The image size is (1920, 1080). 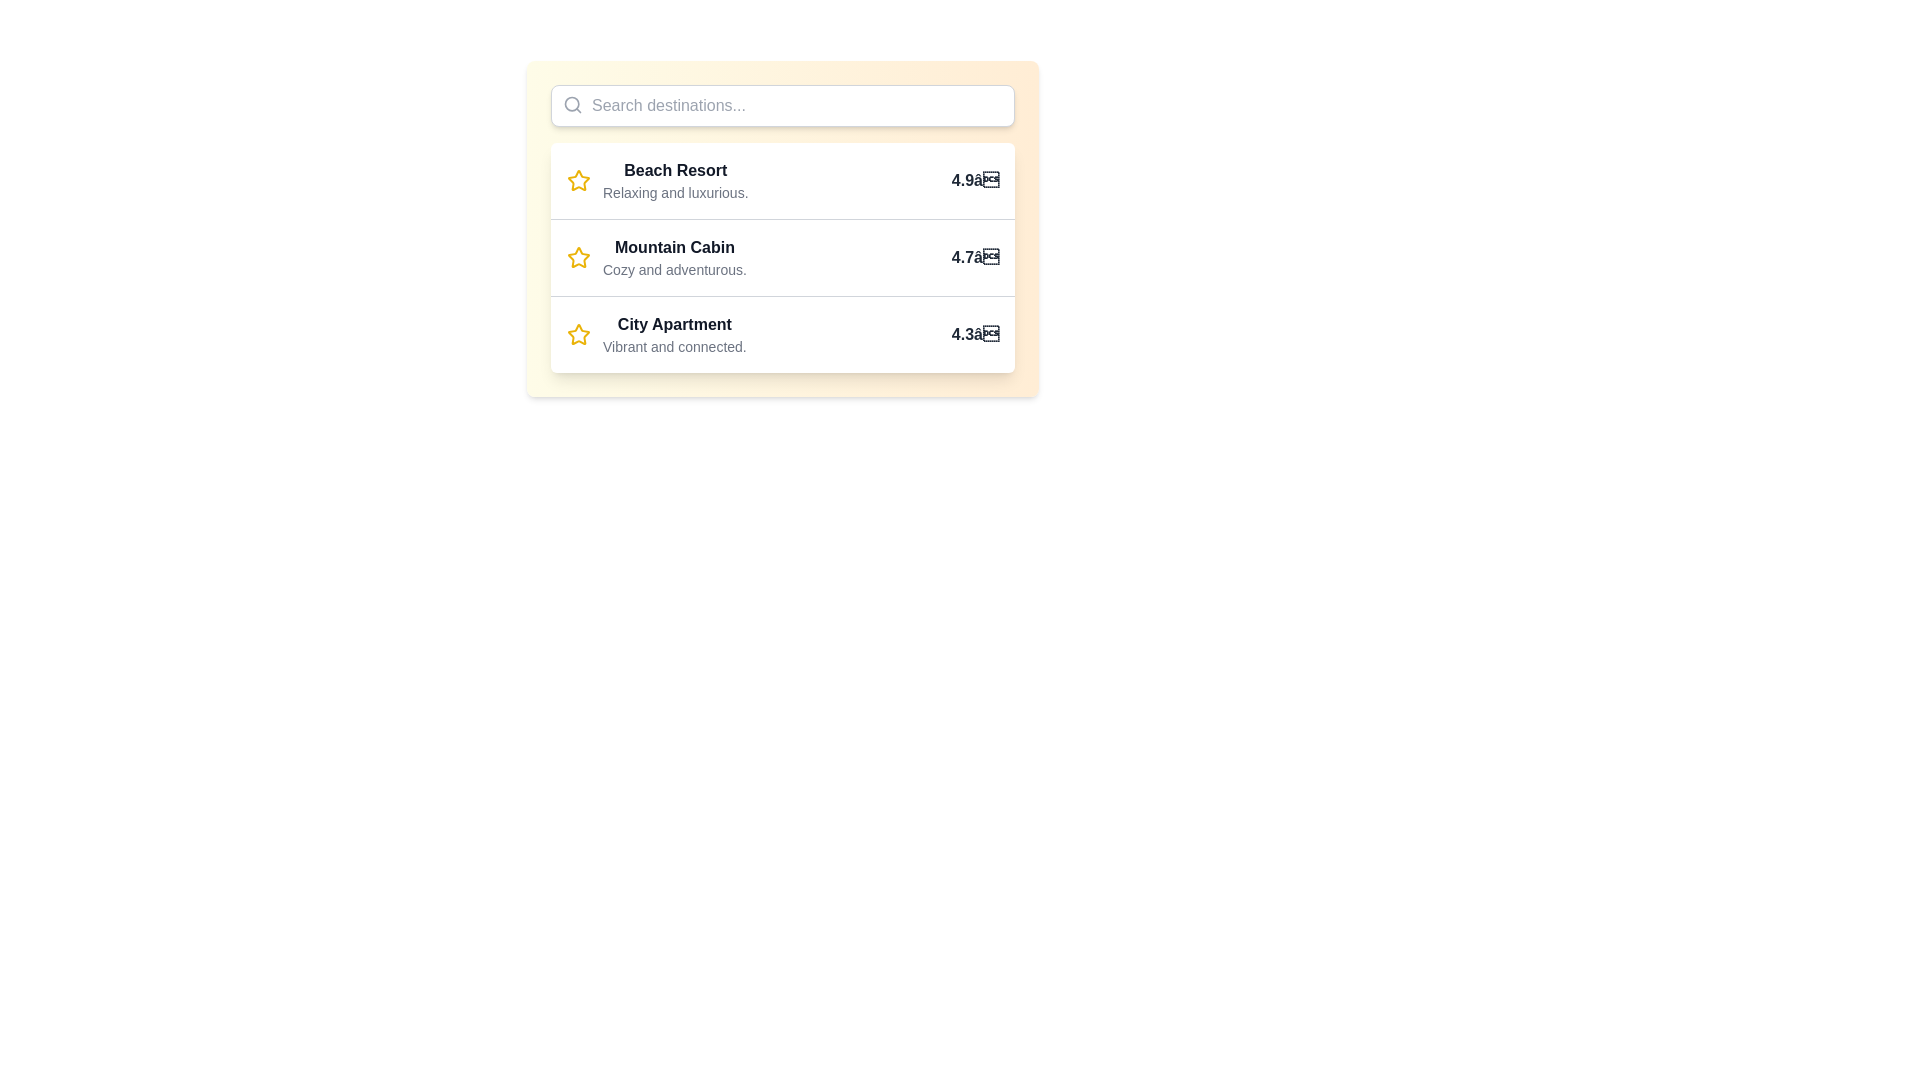 What do you see at coordinates (674, 323) in the screenshot?
I see `title text label for the associated location entry, which is positioned at the bottom of a vertical list, directly above the description 'Vibrant and connected.'` at bounding box center [674, 323].